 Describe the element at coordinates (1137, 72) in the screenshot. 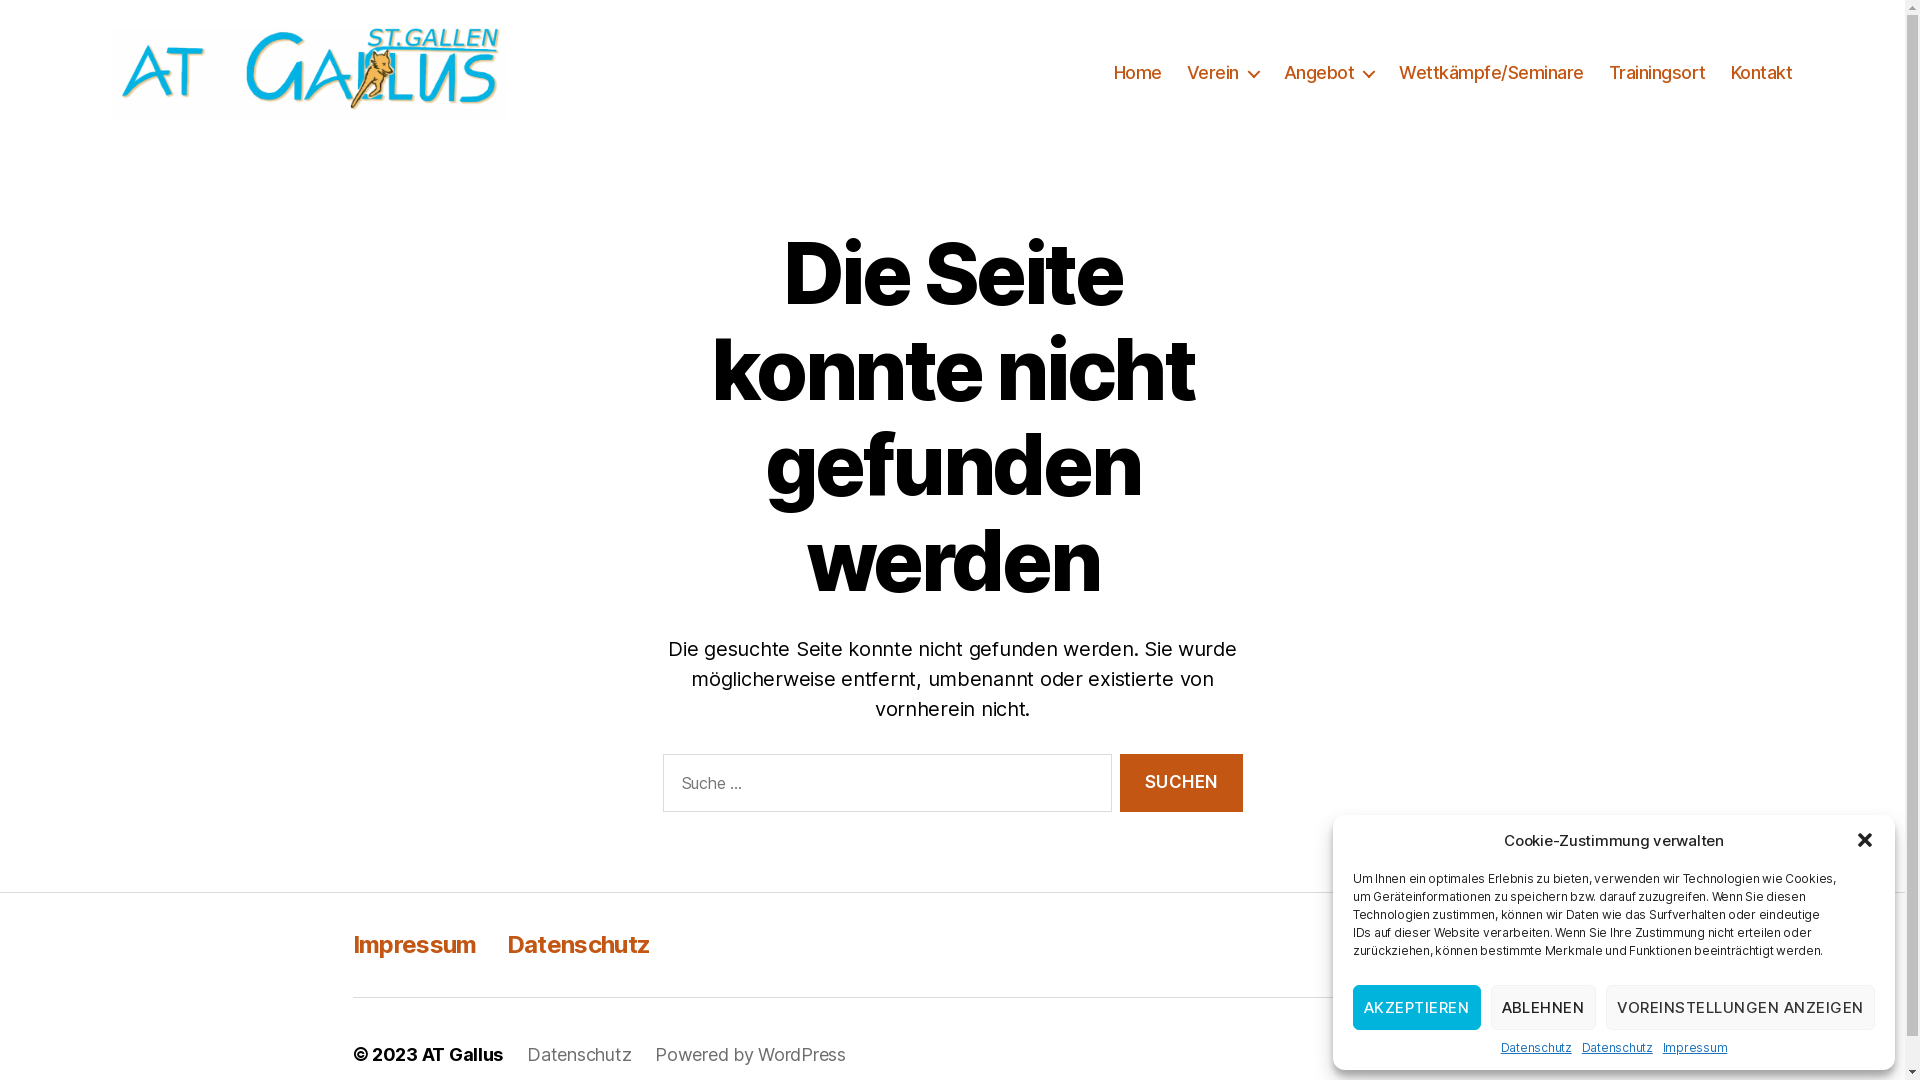

I see `'Home'` at that location.